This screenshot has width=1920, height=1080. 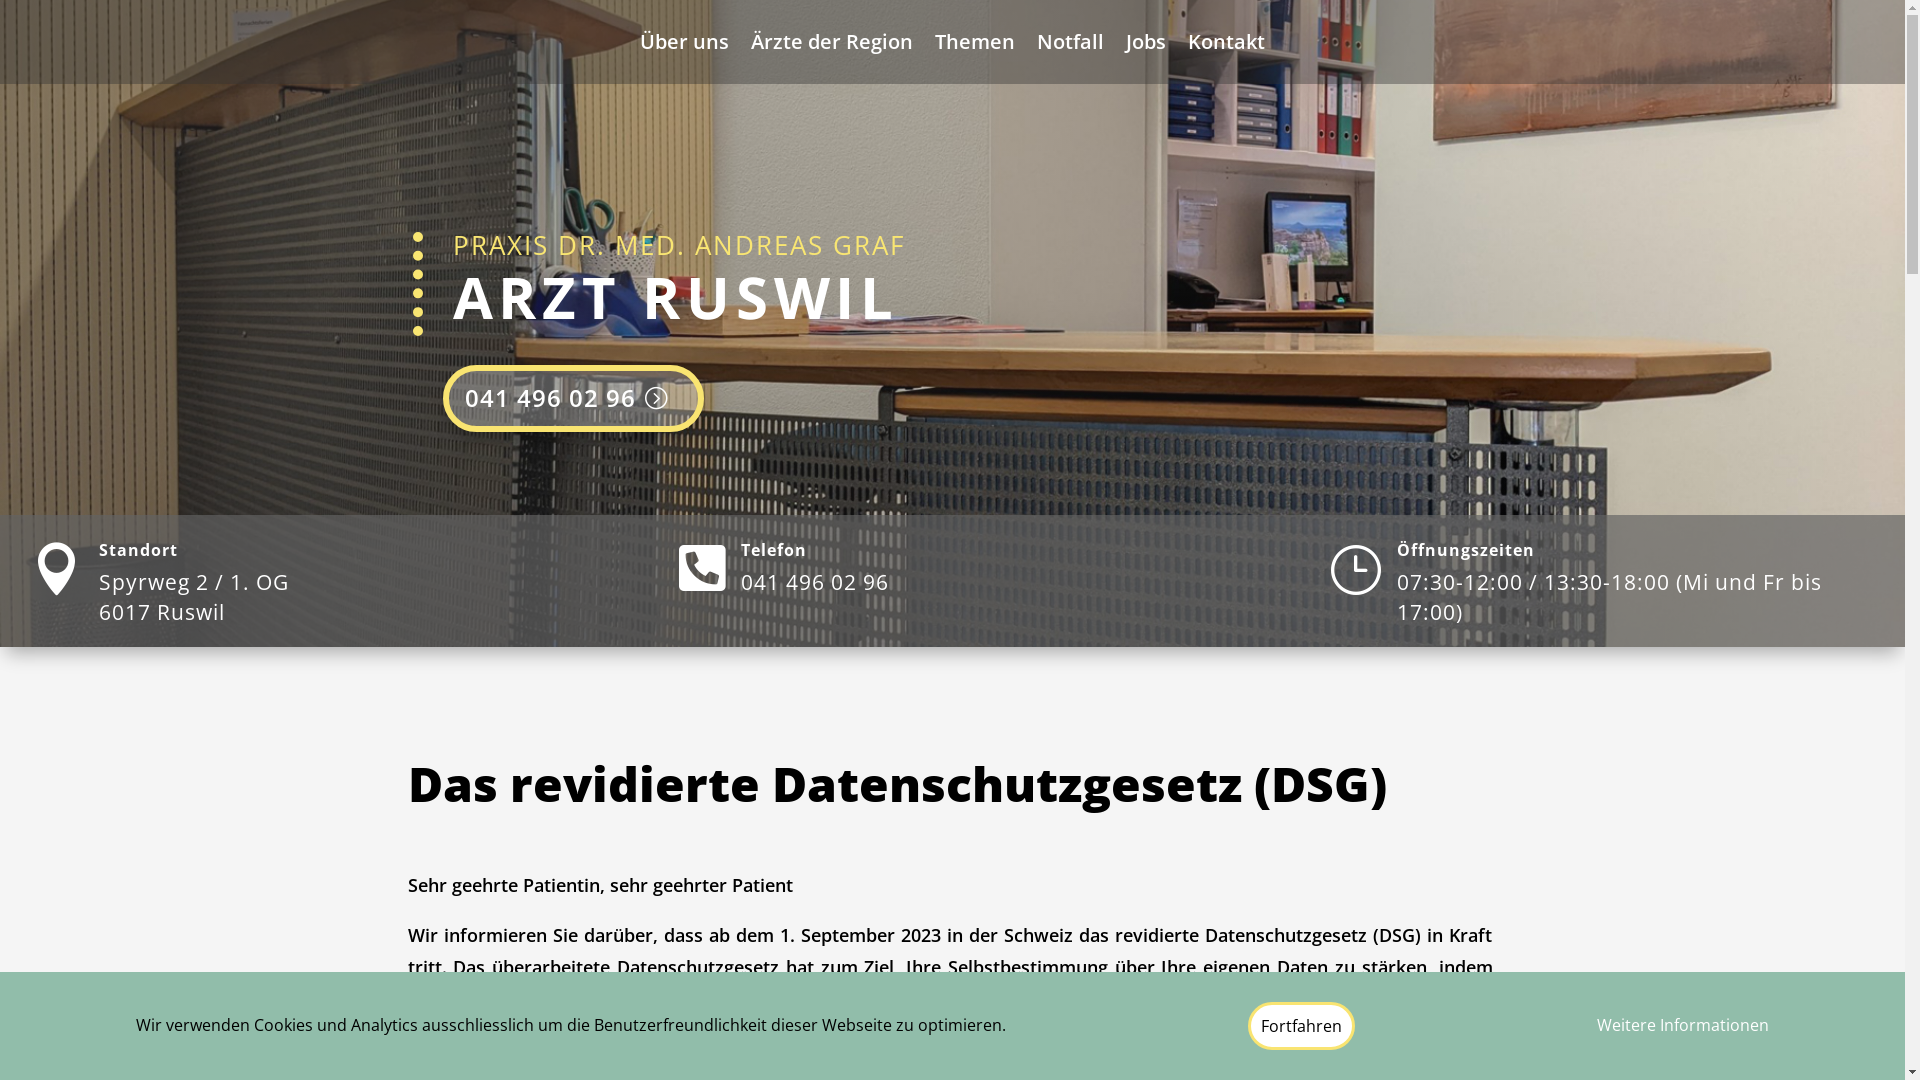 What do you see at coordinates (1682, 1026) in the screenshot?
I see `'Weitere Informationen'` at bounding box center [1682, 1026].